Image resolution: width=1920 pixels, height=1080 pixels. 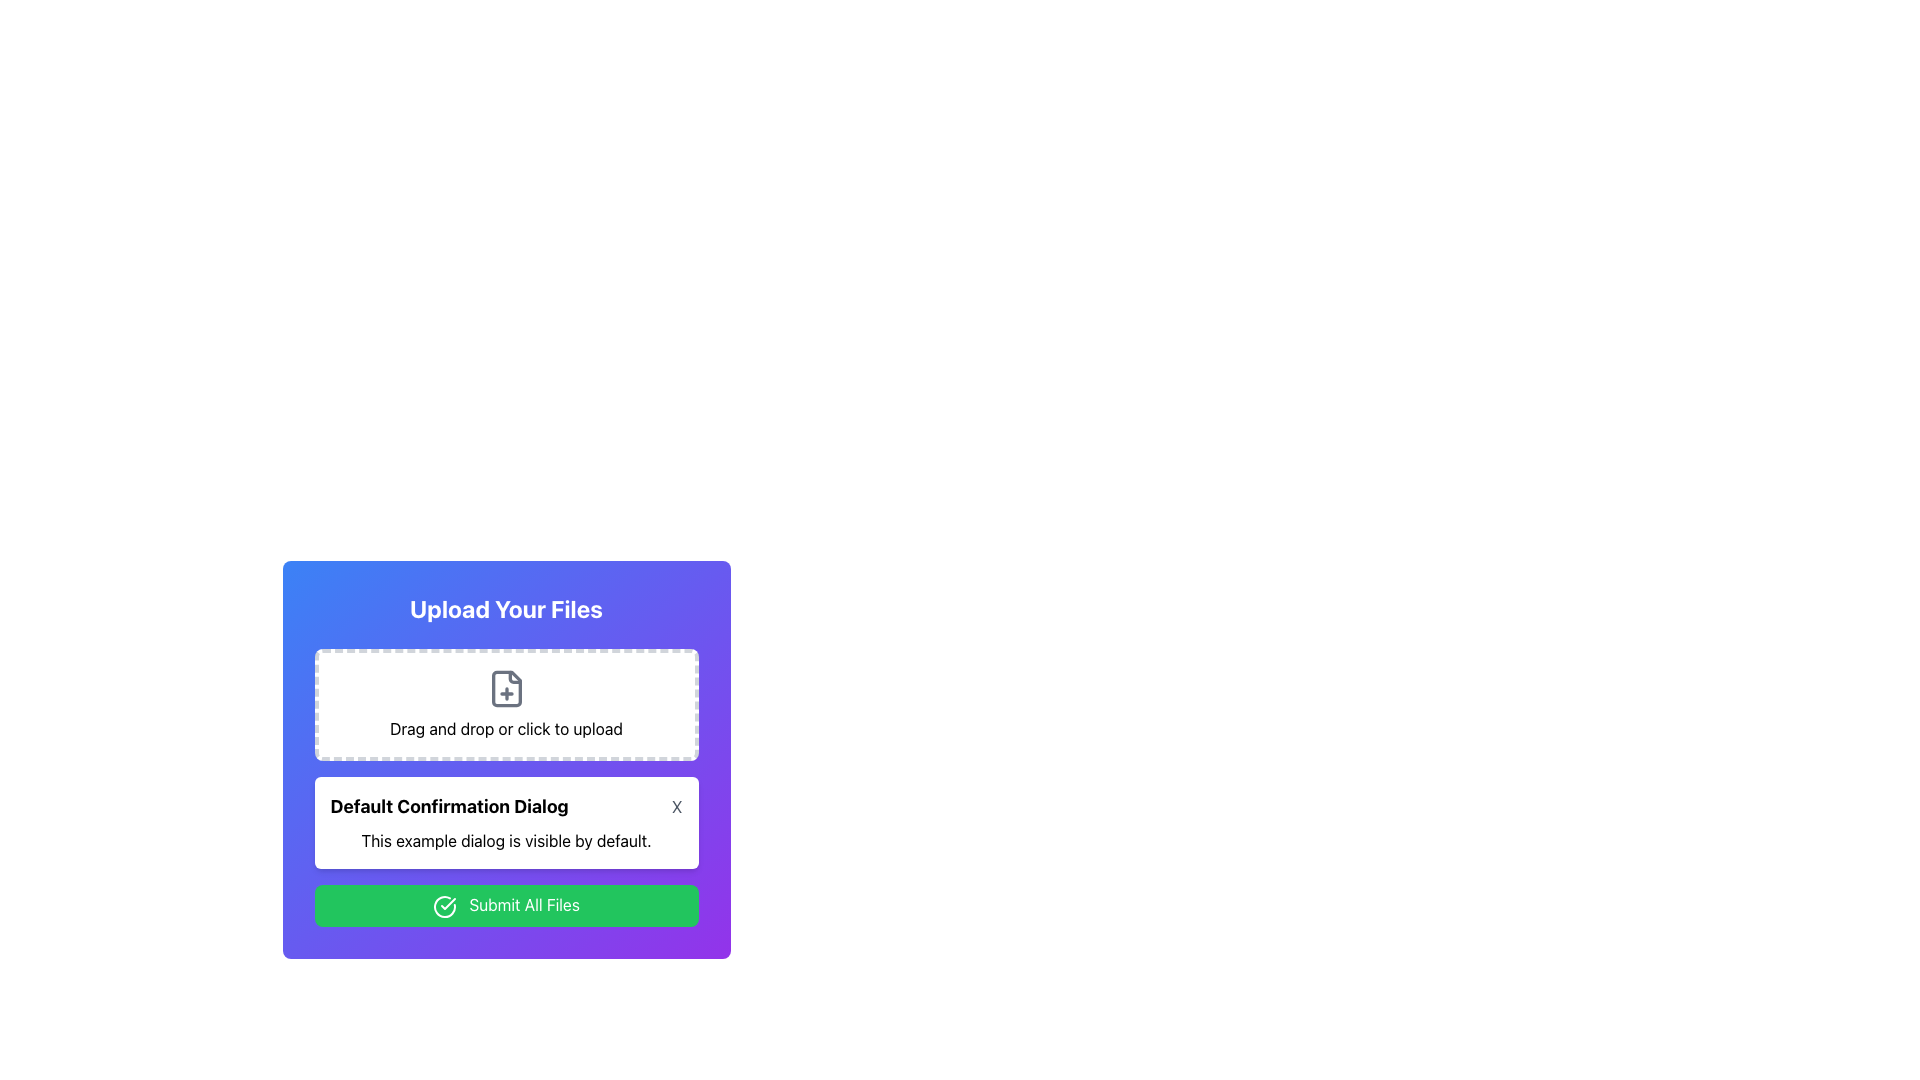 What do you see at coordinates (506, 805) in the screenshot?
I see `the 'X' button on the 'Default Confirmation Dialog'` at bounding box center [506, 805].